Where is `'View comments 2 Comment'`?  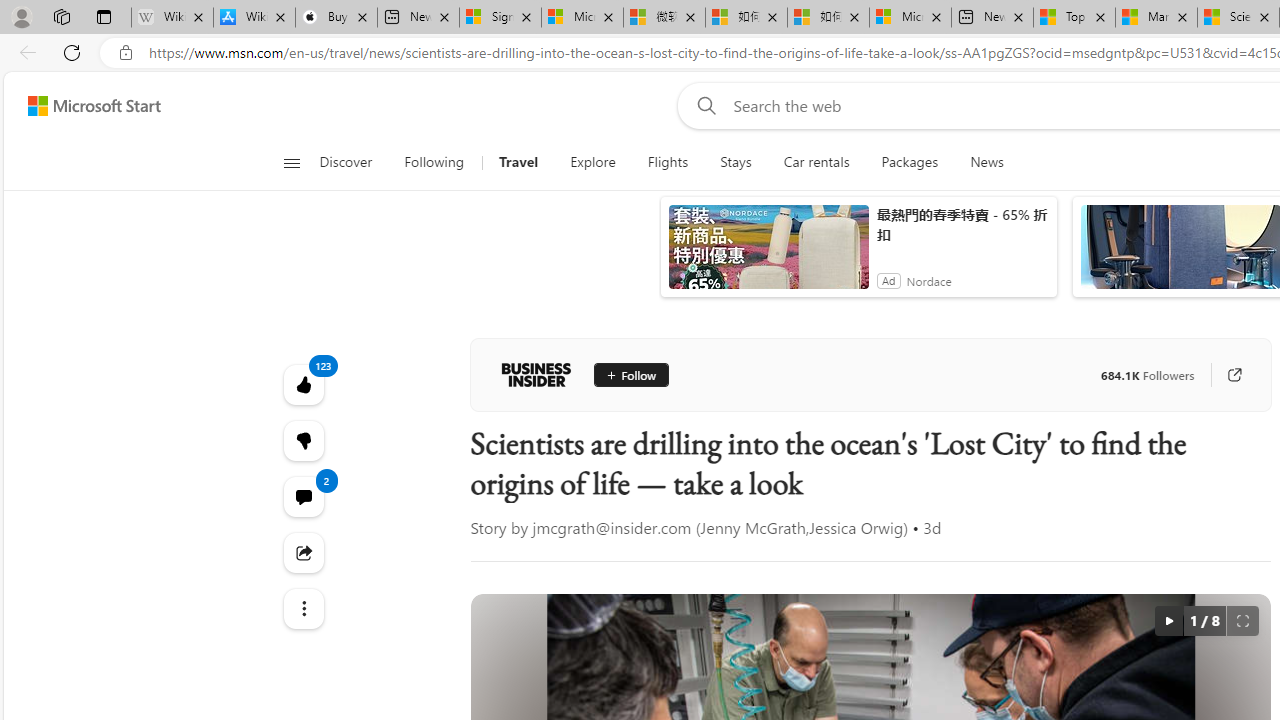 'View comments 2 Comment' is located at coordinates (302, 495).